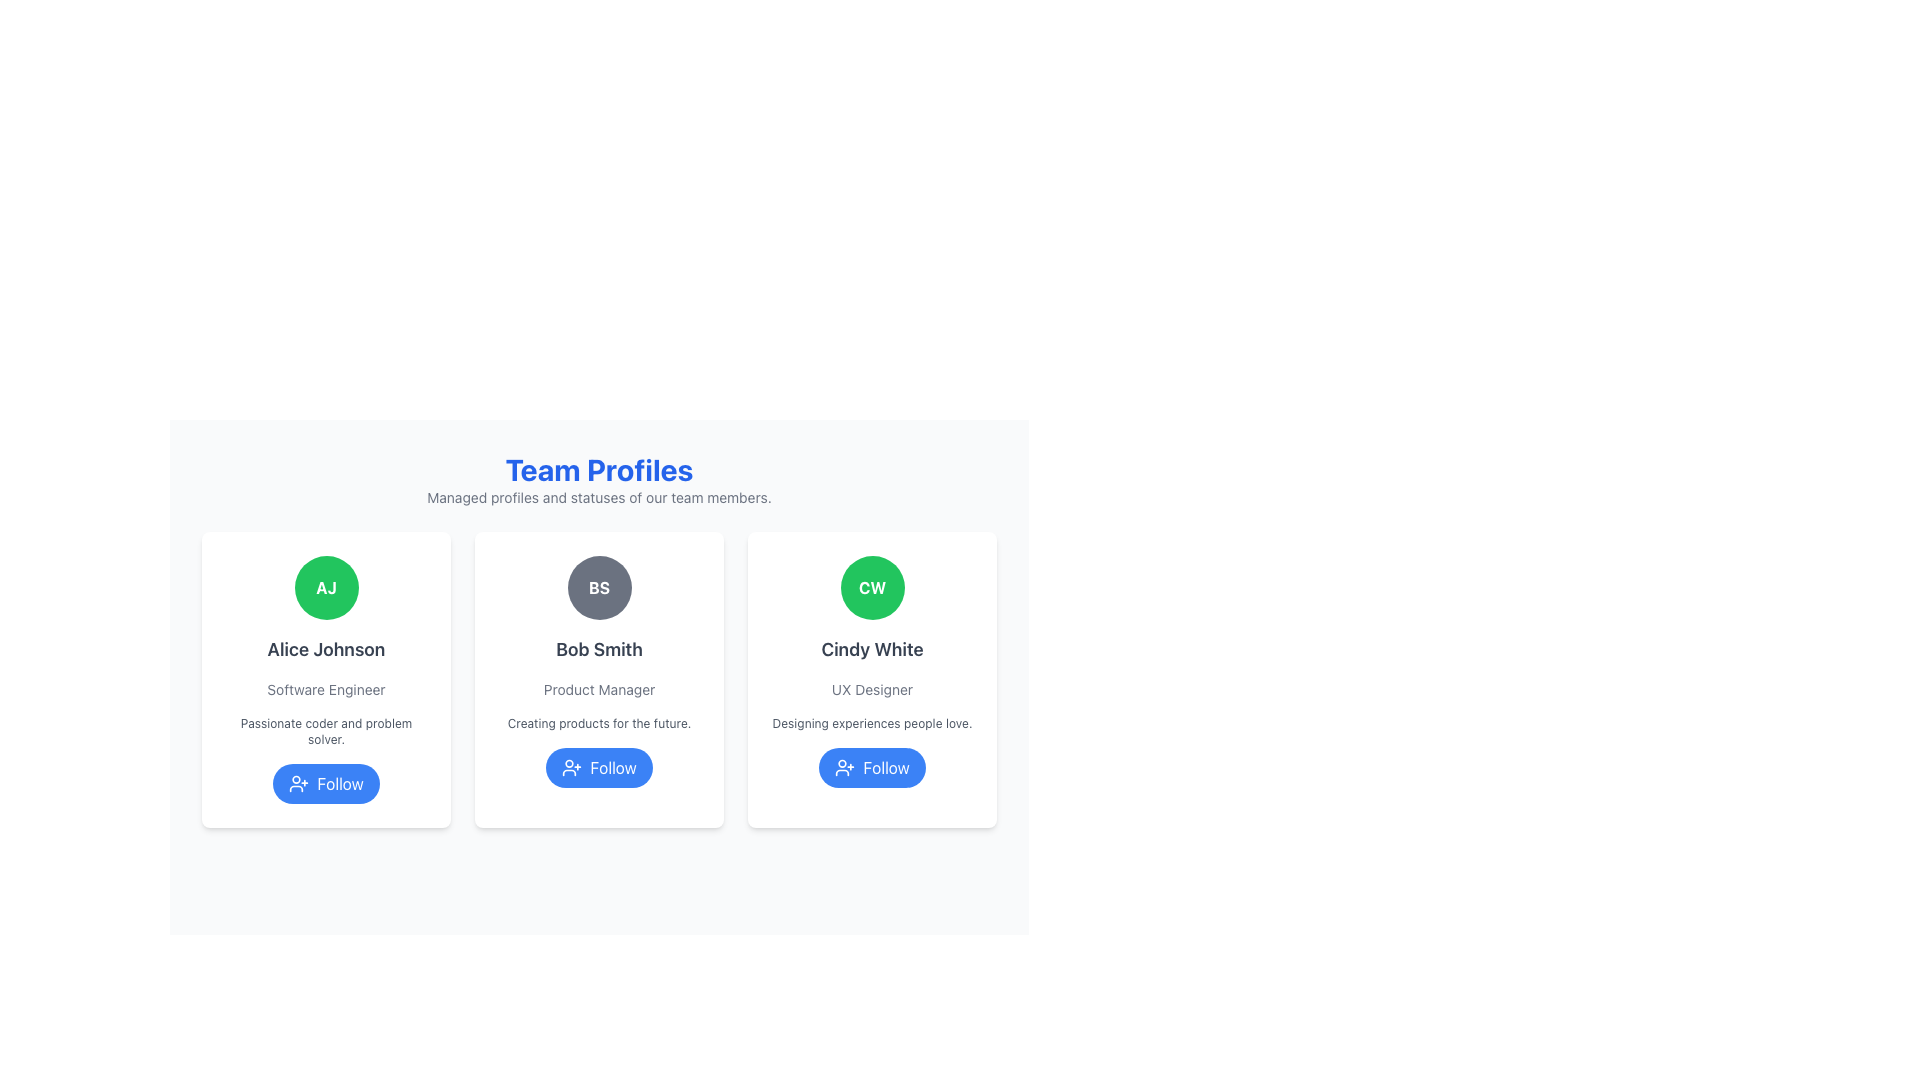 This screenshot has width=1920, height=1080. What do you see at coordinates (598, 586) in the screenshot?
I see `the circular badge acting as a profile placeholder for Bob Smith, which is located at the top of the profile card, directly above the text 'Bob Smith'` at bounding box center [598, 586].